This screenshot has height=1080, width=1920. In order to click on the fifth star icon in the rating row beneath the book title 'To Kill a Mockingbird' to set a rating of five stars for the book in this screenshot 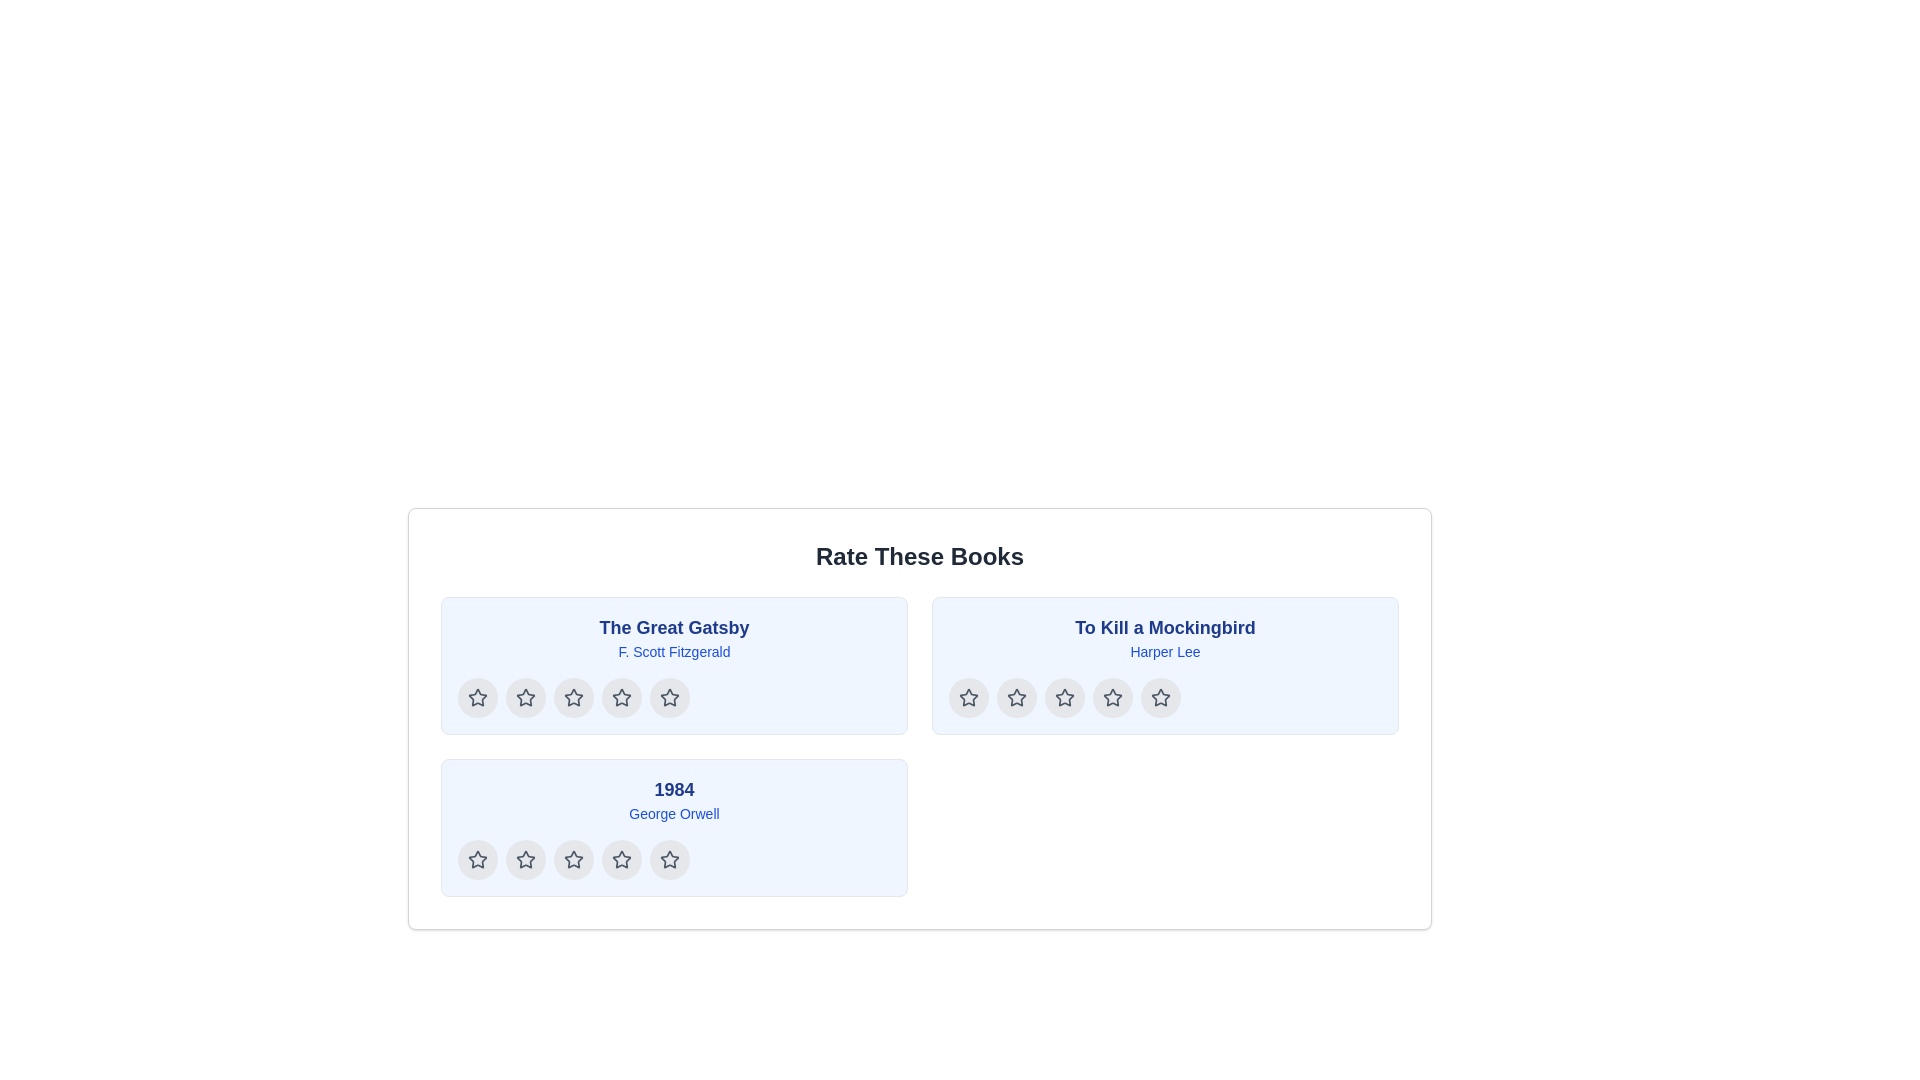, I will do `click(1160, 696)`.